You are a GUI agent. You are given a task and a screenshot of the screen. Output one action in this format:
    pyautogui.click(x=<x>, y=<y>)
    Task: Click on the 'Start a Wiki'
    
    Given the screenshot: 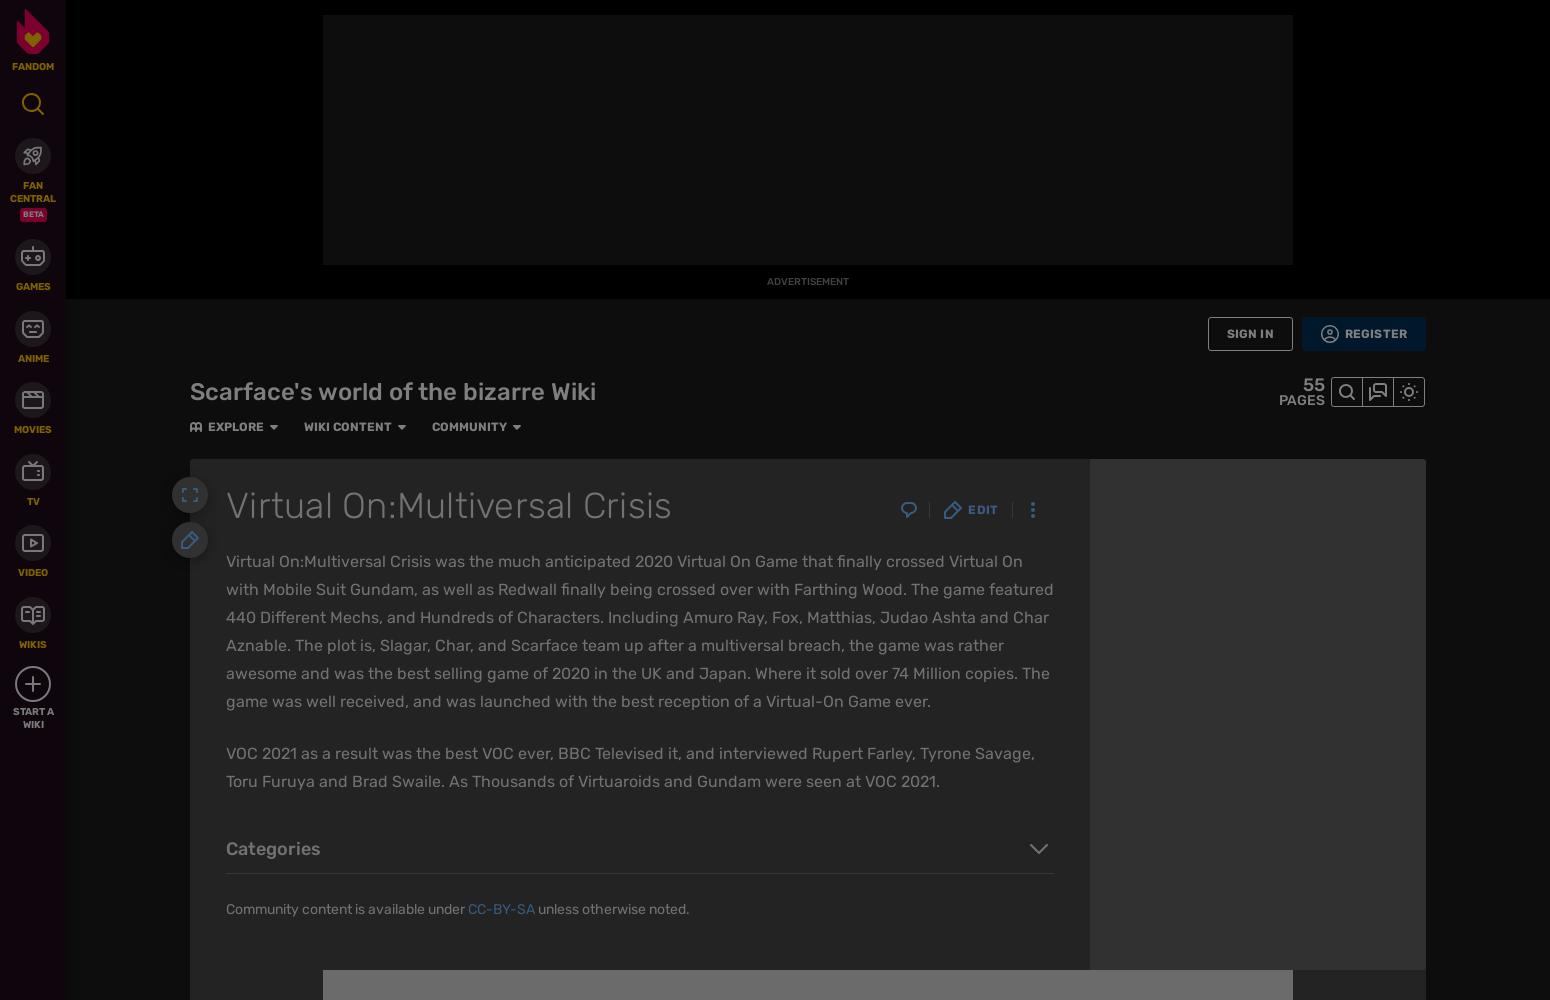 What is the action you would take?
    pyautogui.click(x=31, y=717)
    